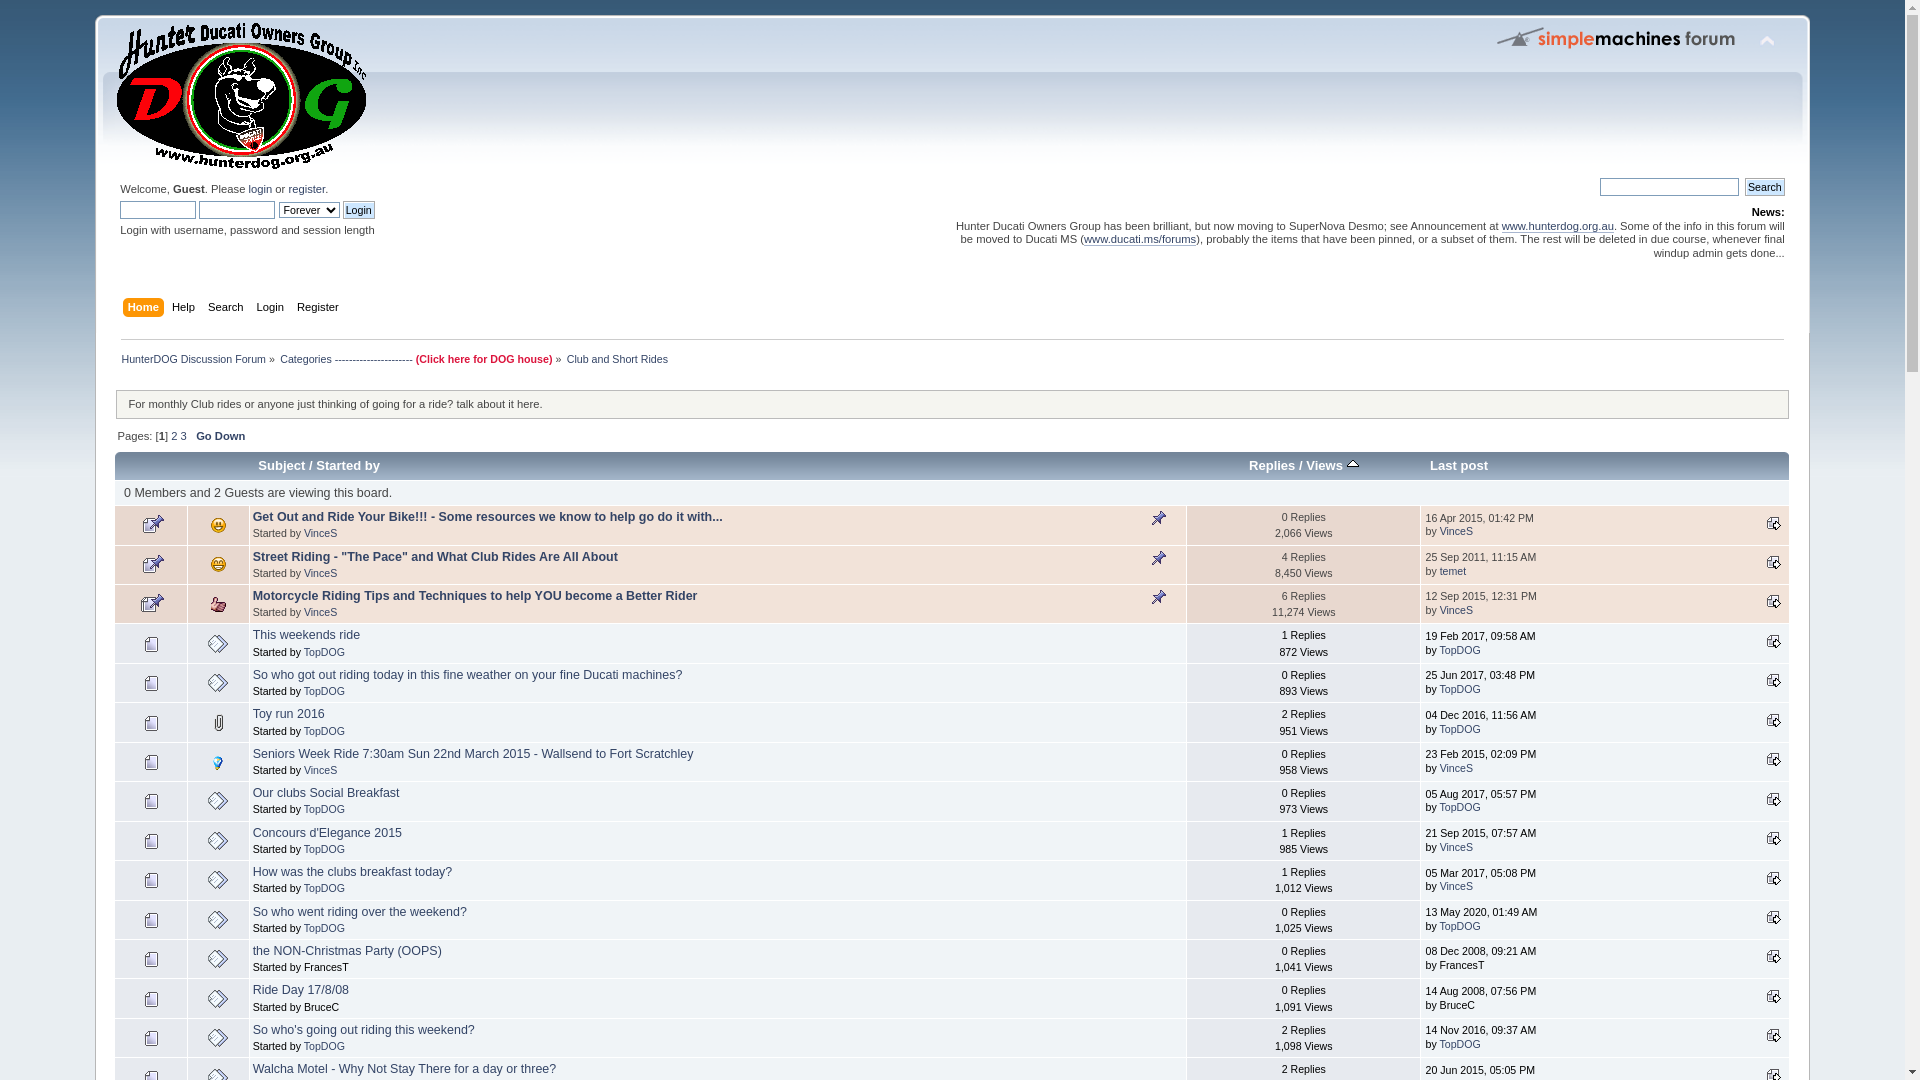 This screenshot has width=1920, height=1080. What do you see at coordinates (305, 635) in the screenshot?
I see `'This weekends ride'` at bounding box center [305, 635].